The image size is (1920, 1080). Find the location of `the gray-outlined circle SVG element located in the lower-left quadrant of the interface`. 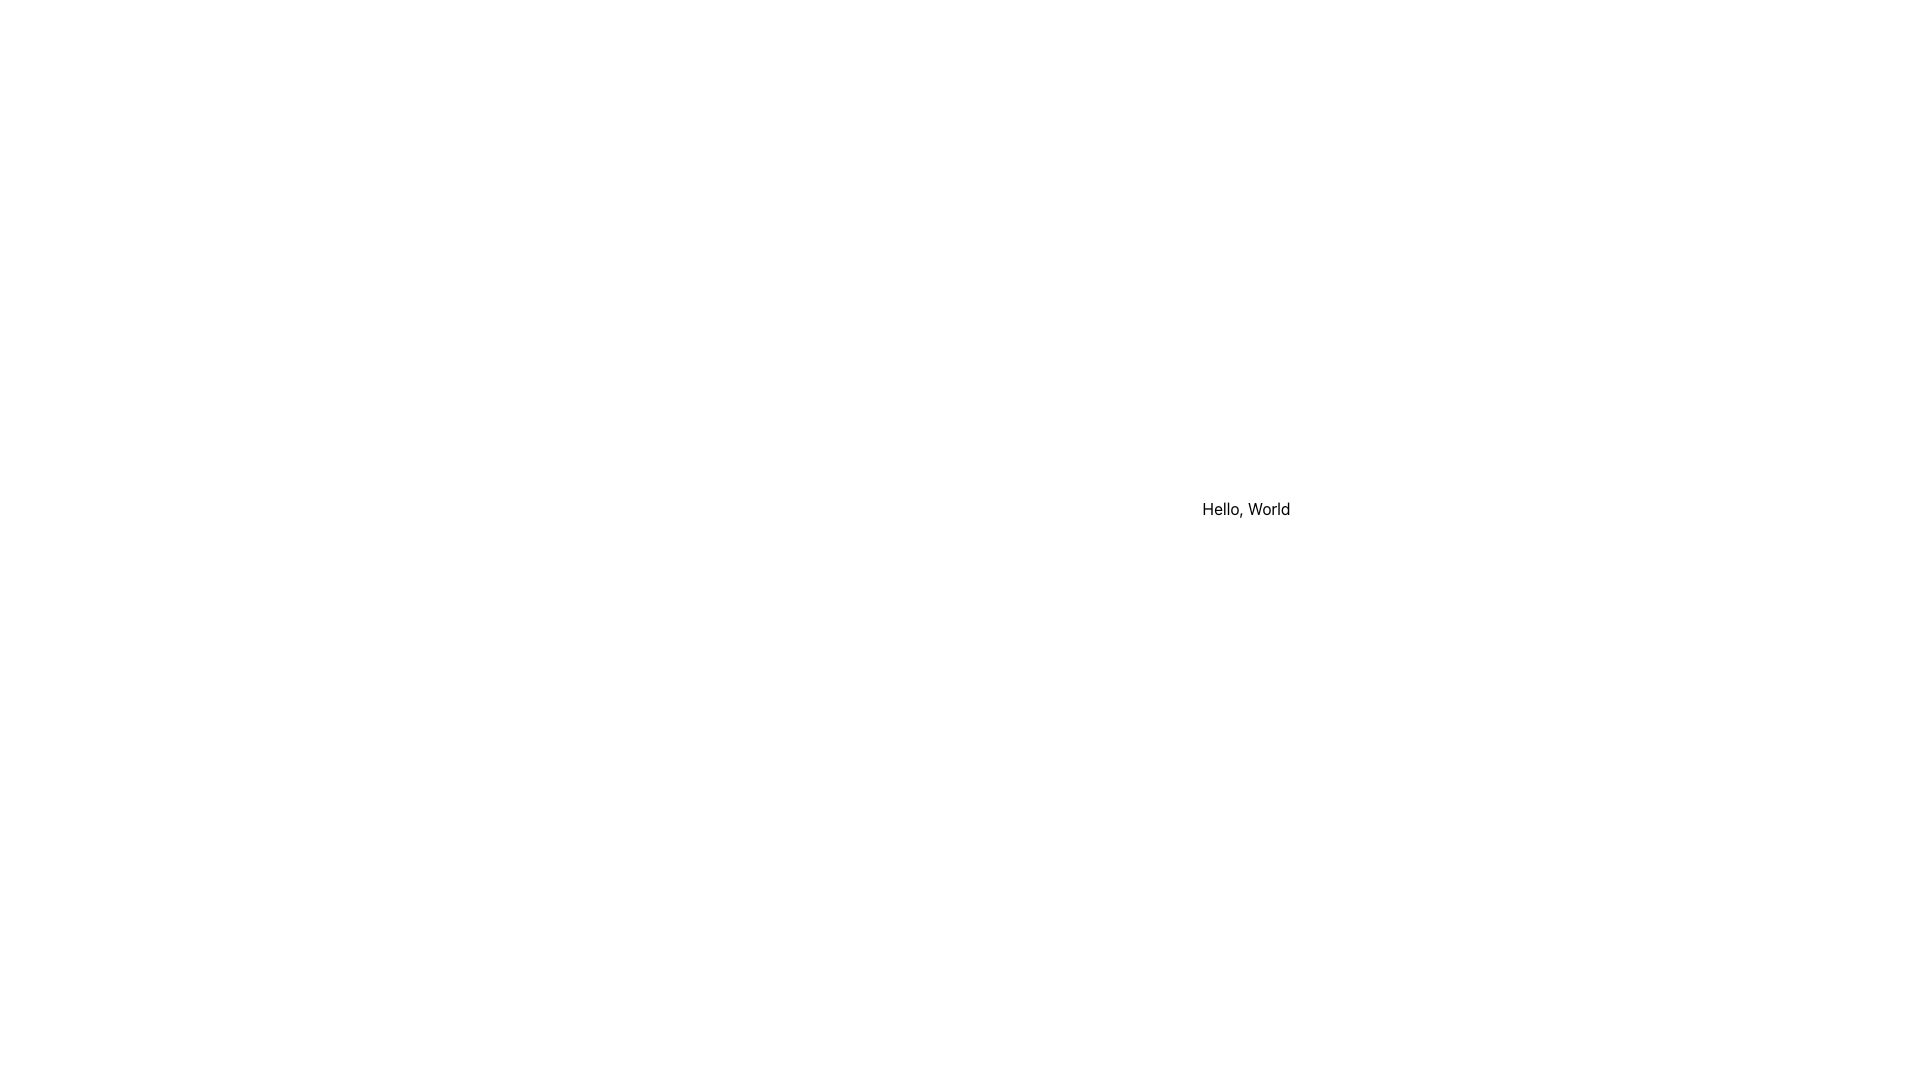

the gray-outlined circle SVG element located in the lower-left quadrant of the interface is located at coordinates (825, 739).